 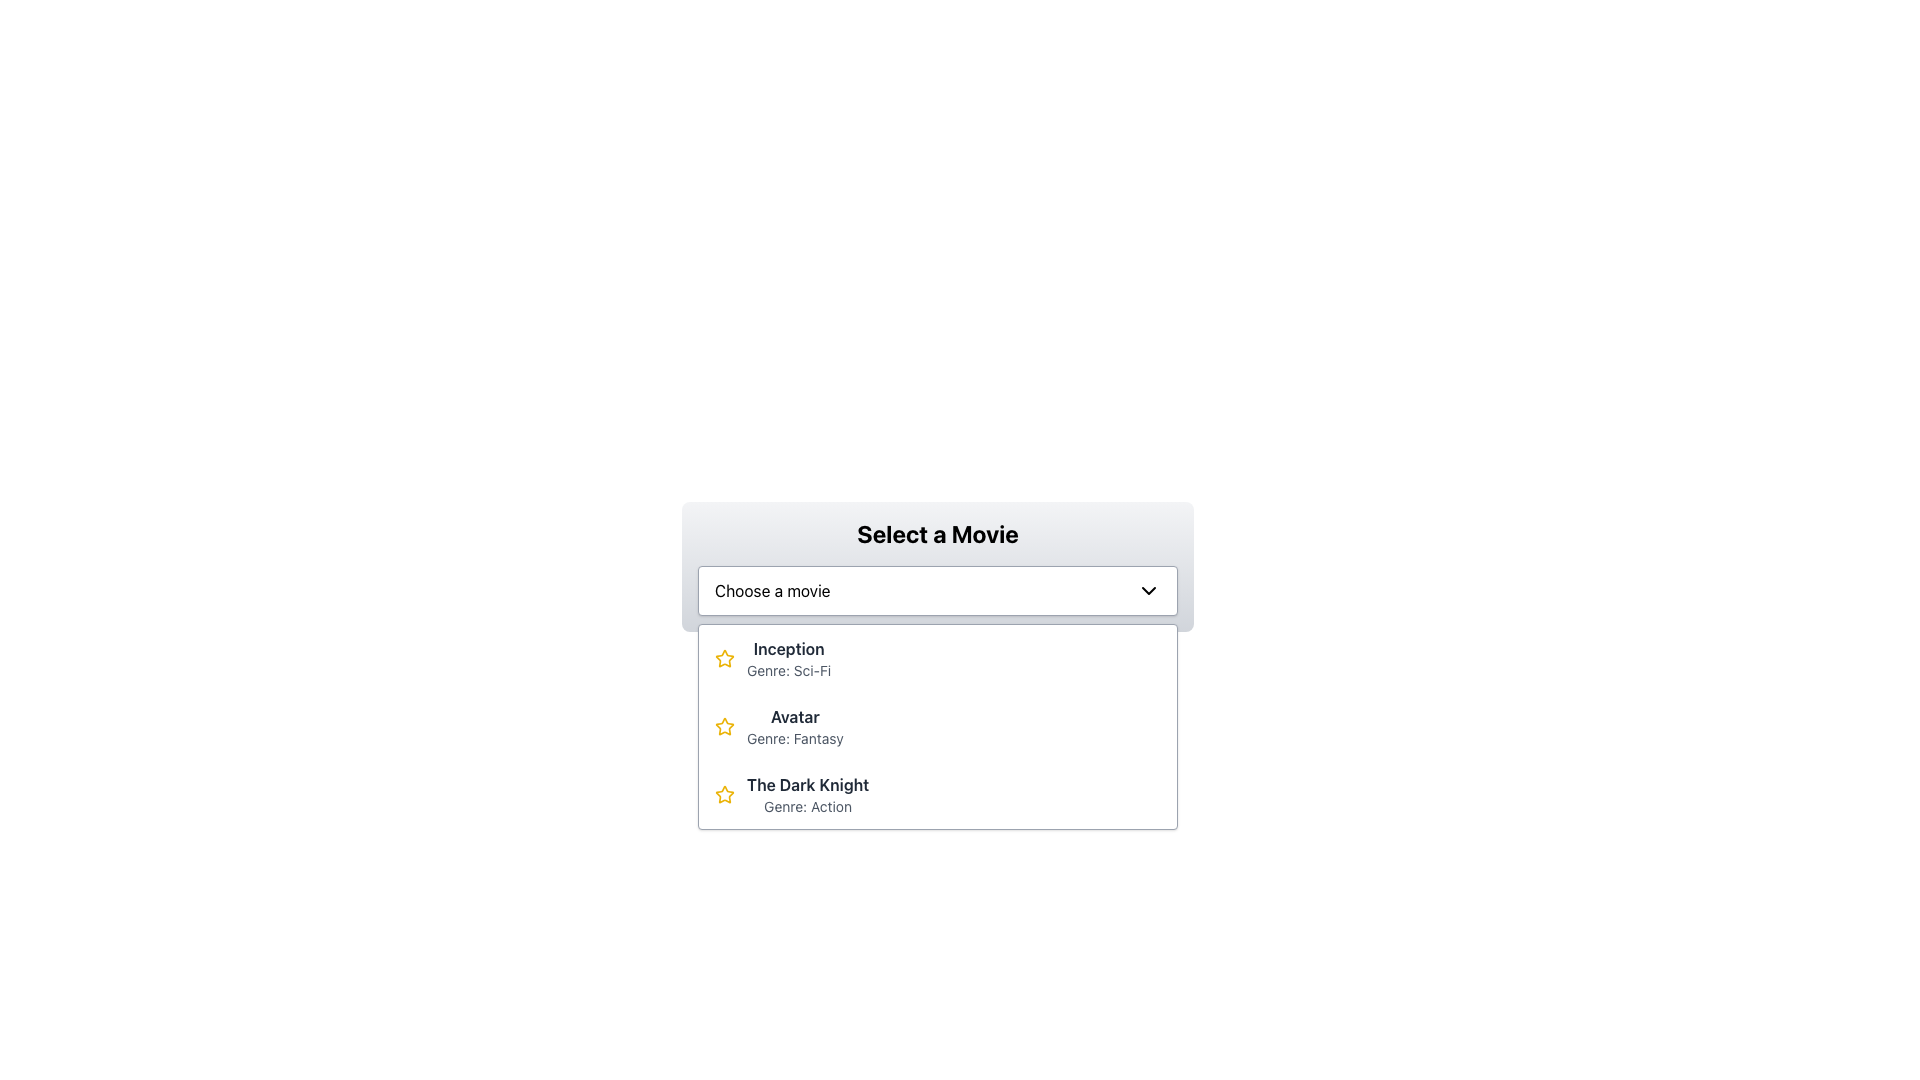 I want to click on the second item in the interactive dropdown list, titled 'Avatar - Genre: Fantasy', so click(x=936, y=726).